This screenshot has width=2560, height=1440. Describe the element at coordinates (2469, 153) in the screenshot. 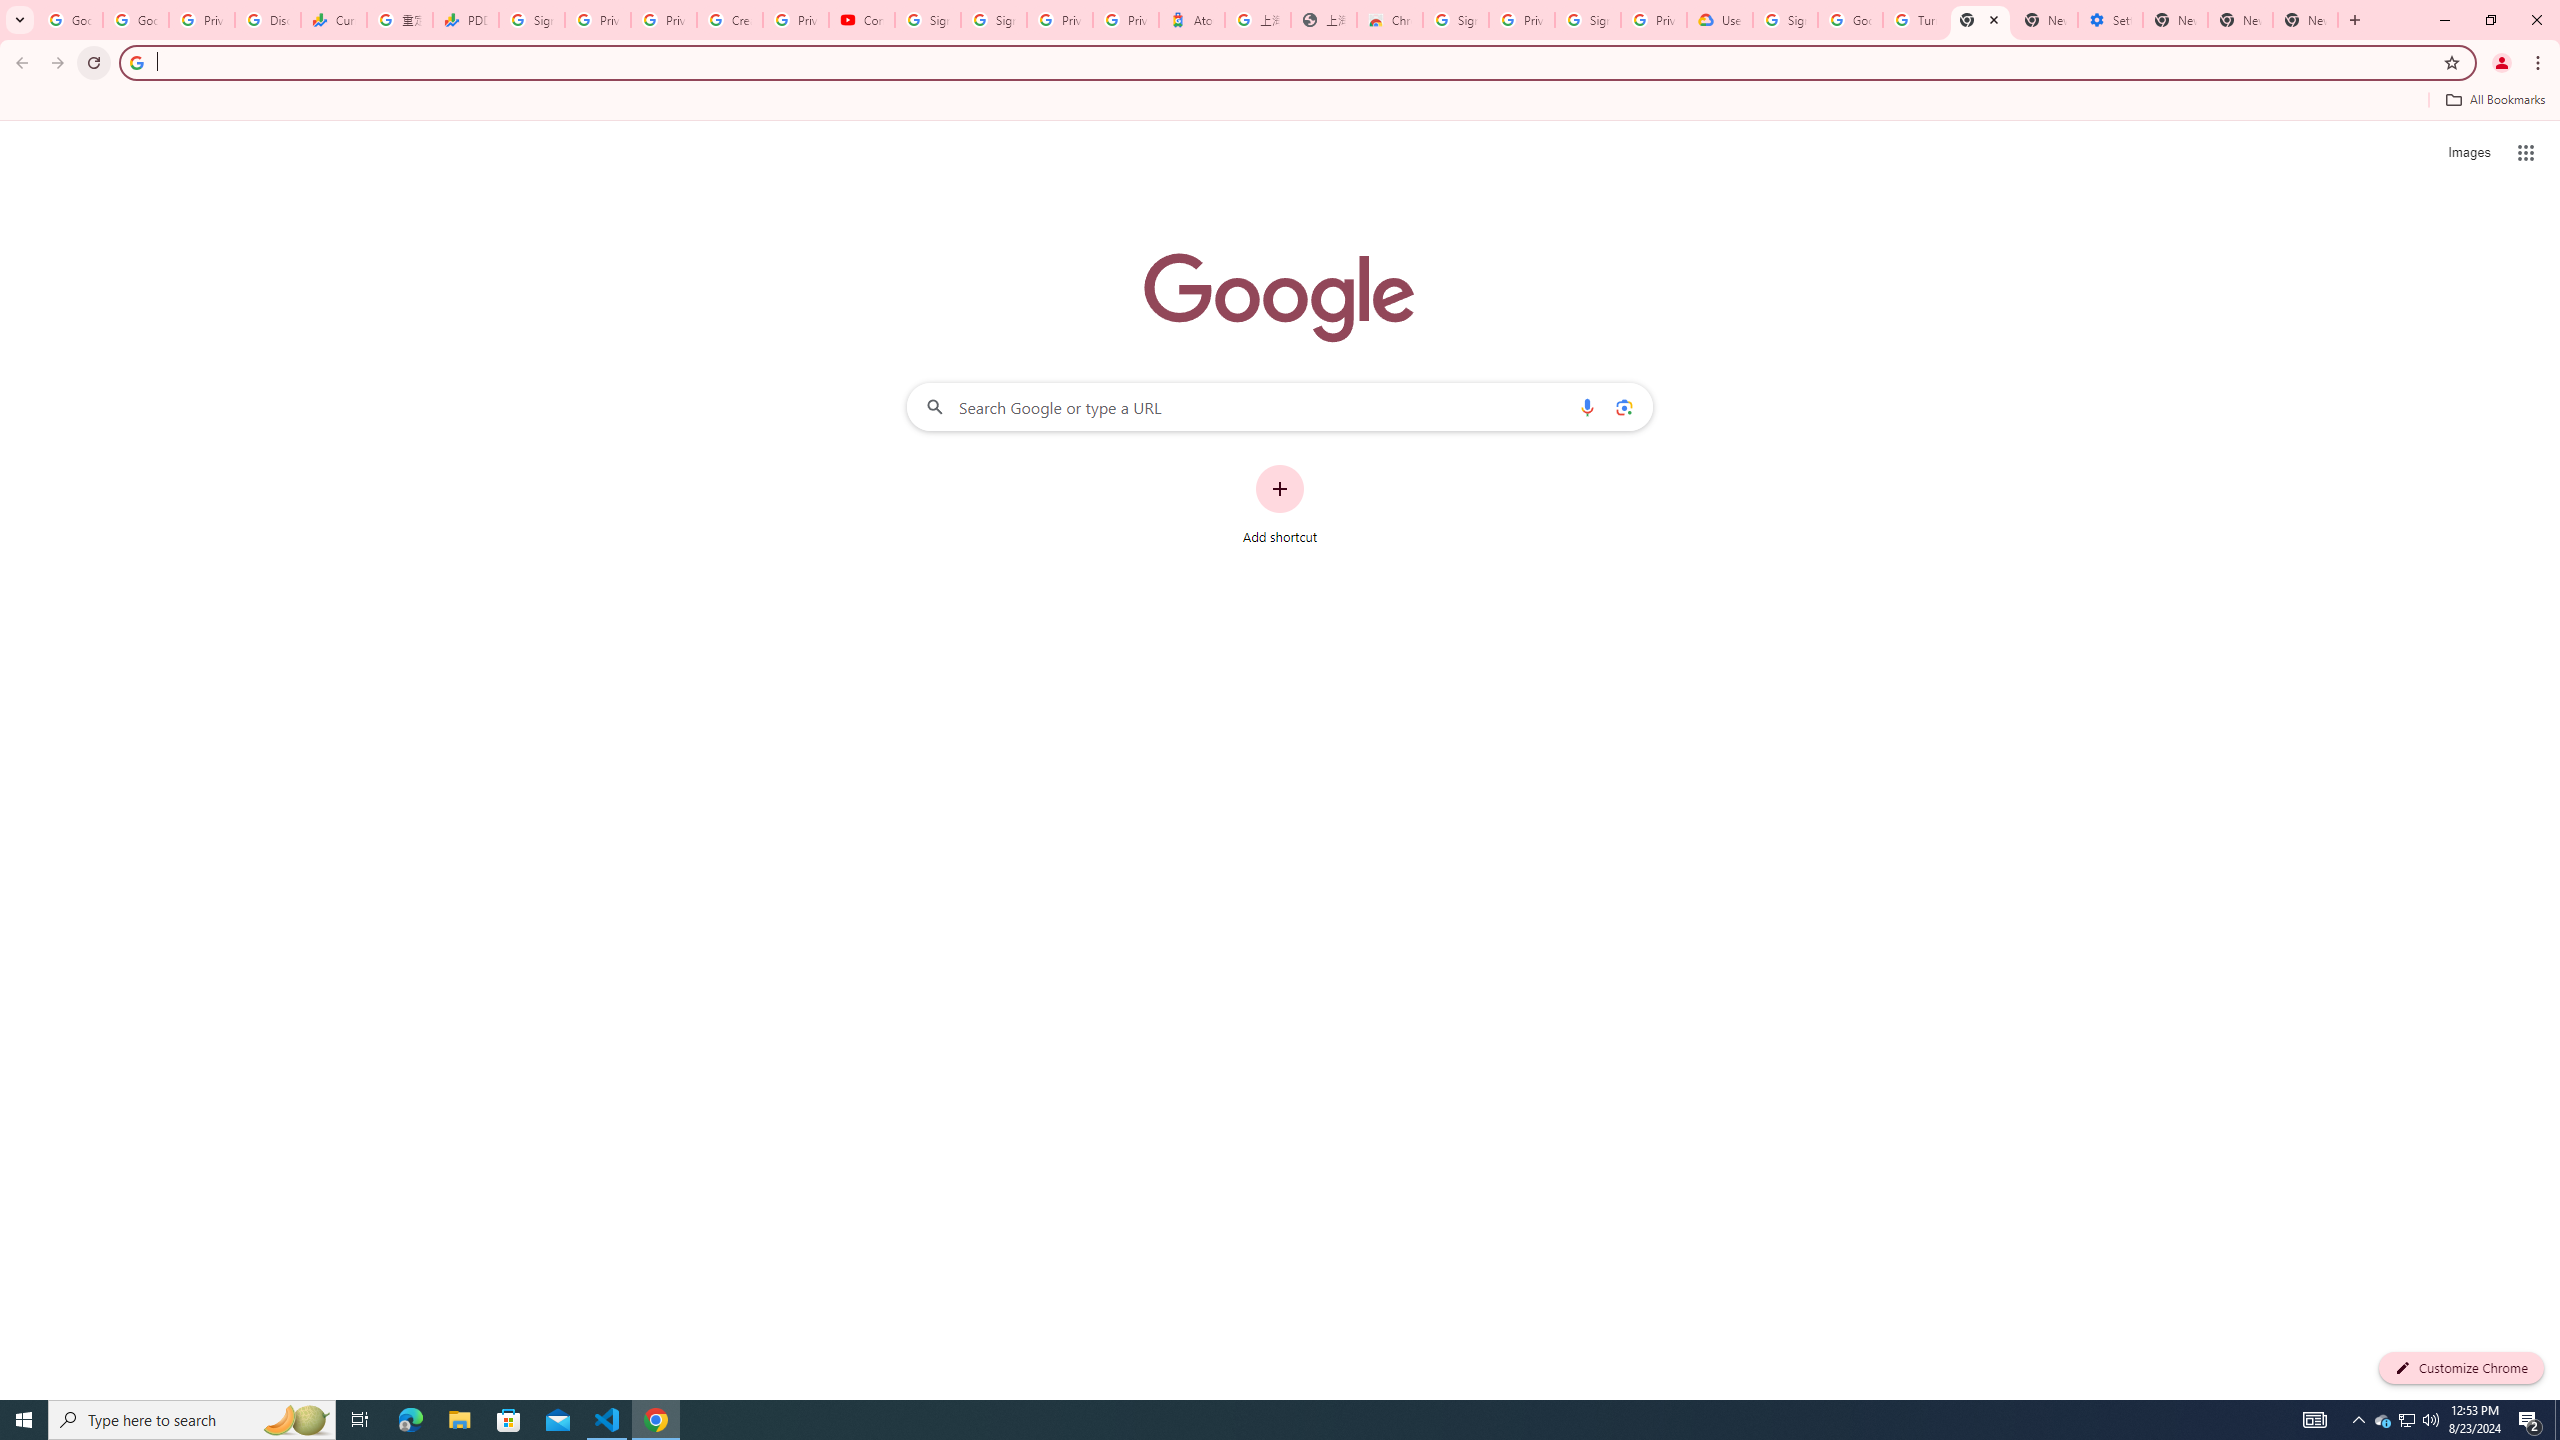

I see `'Search for Images '` at that location.